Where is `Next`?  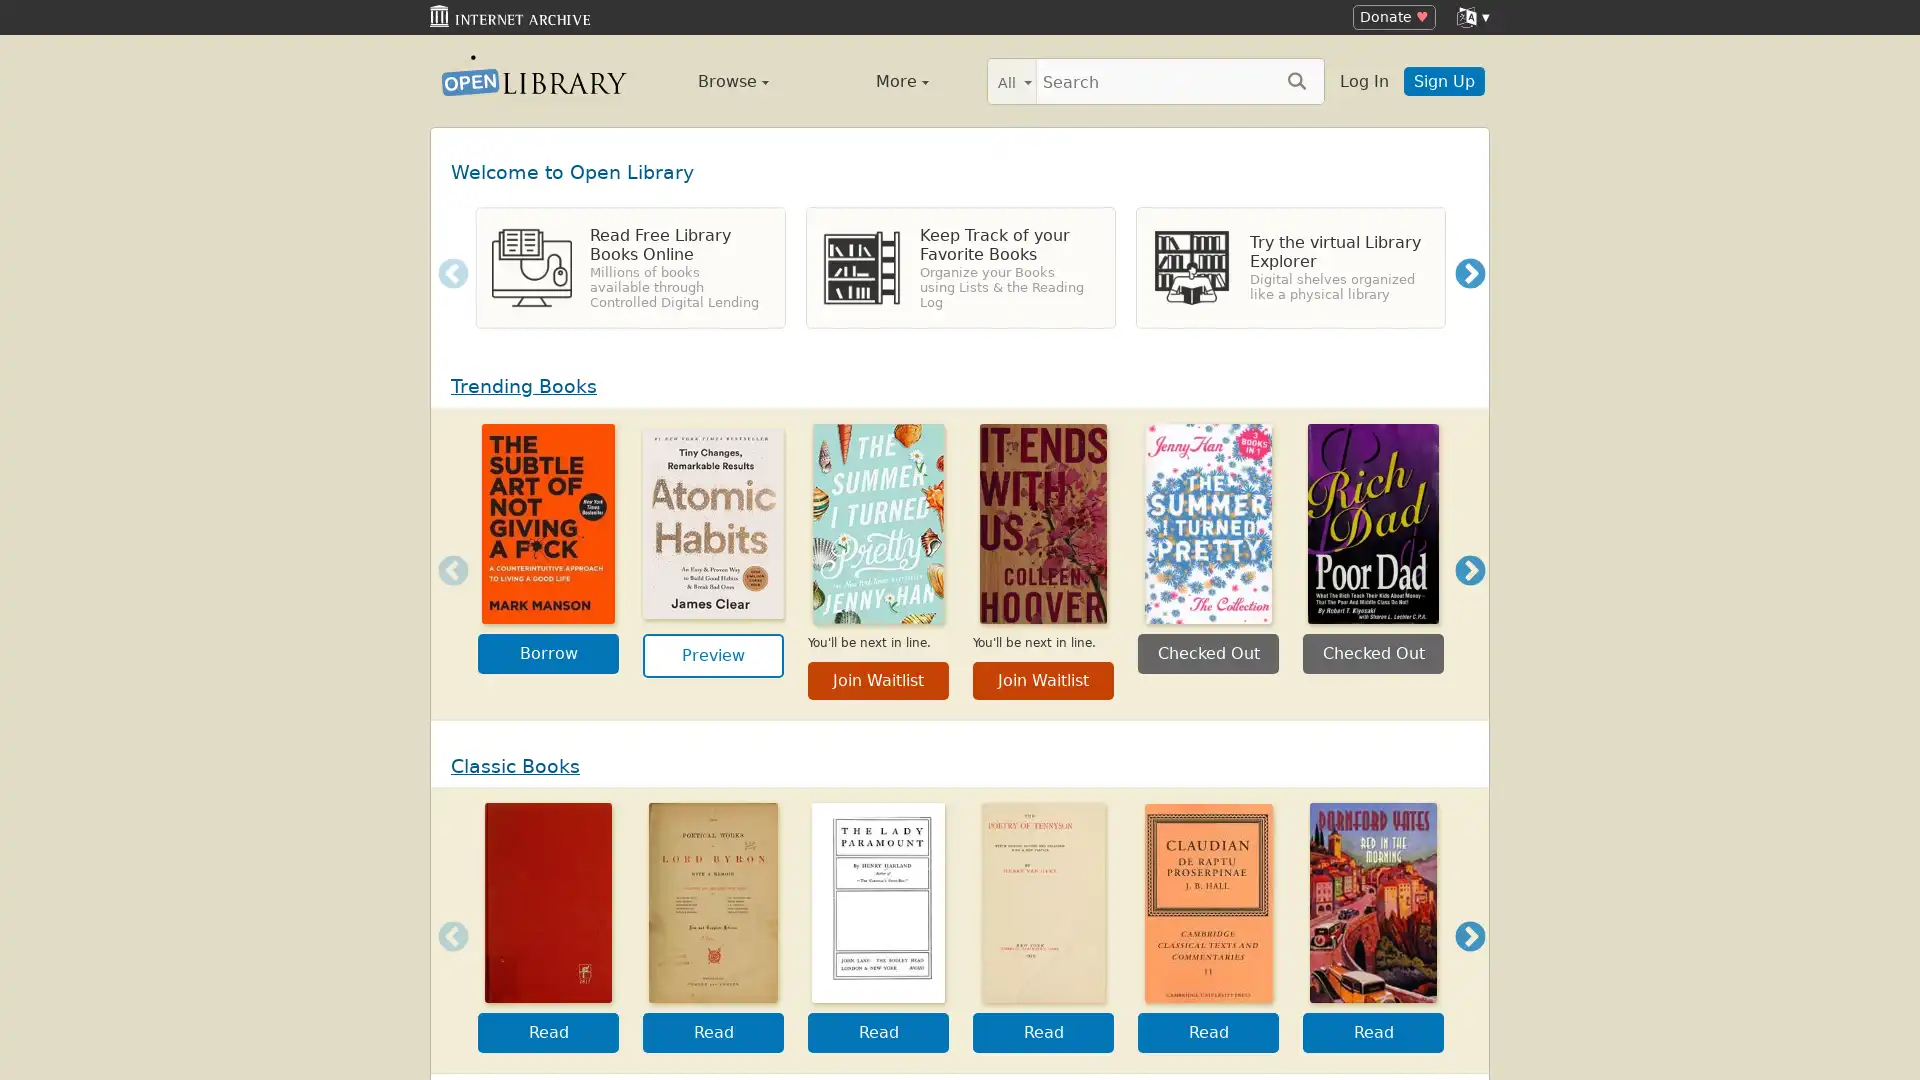 Next is located at coordinates (1470, 571).